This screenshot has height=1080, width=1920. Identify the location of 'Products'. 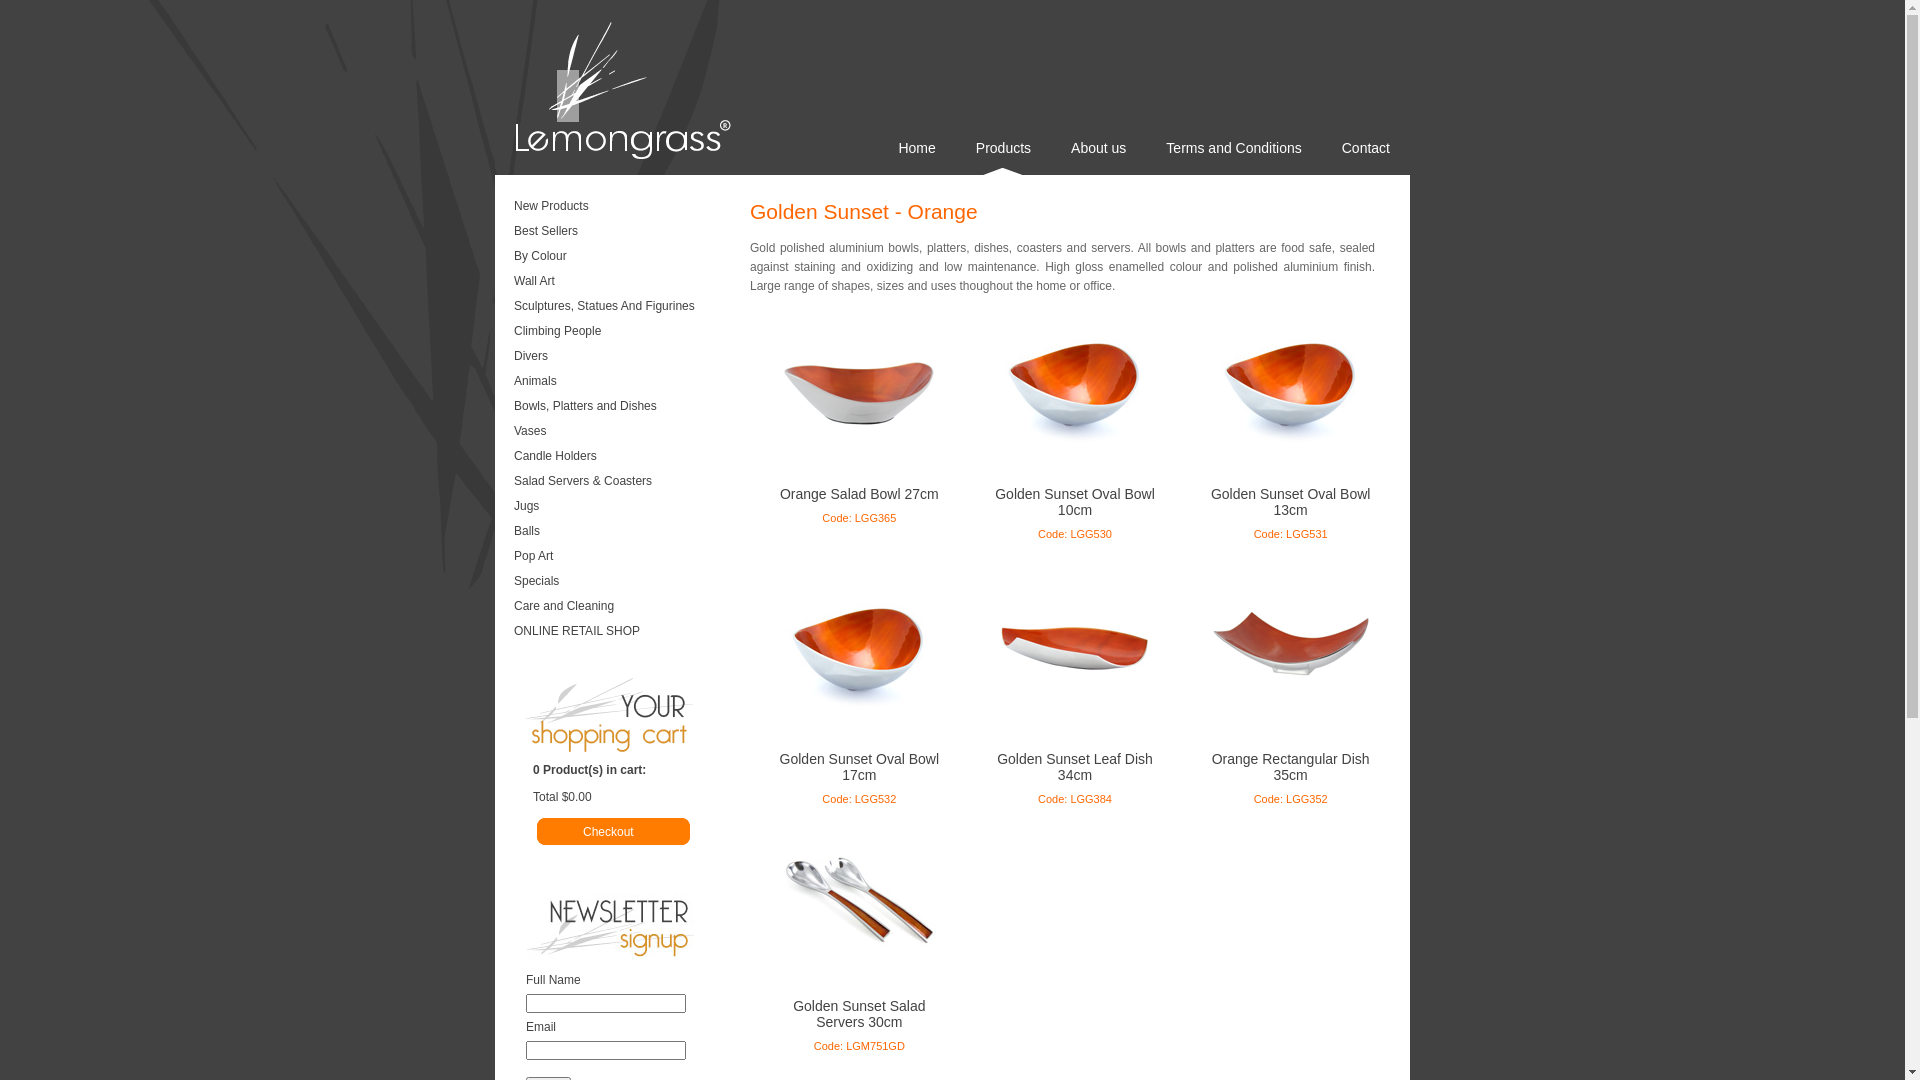
(954, 156).